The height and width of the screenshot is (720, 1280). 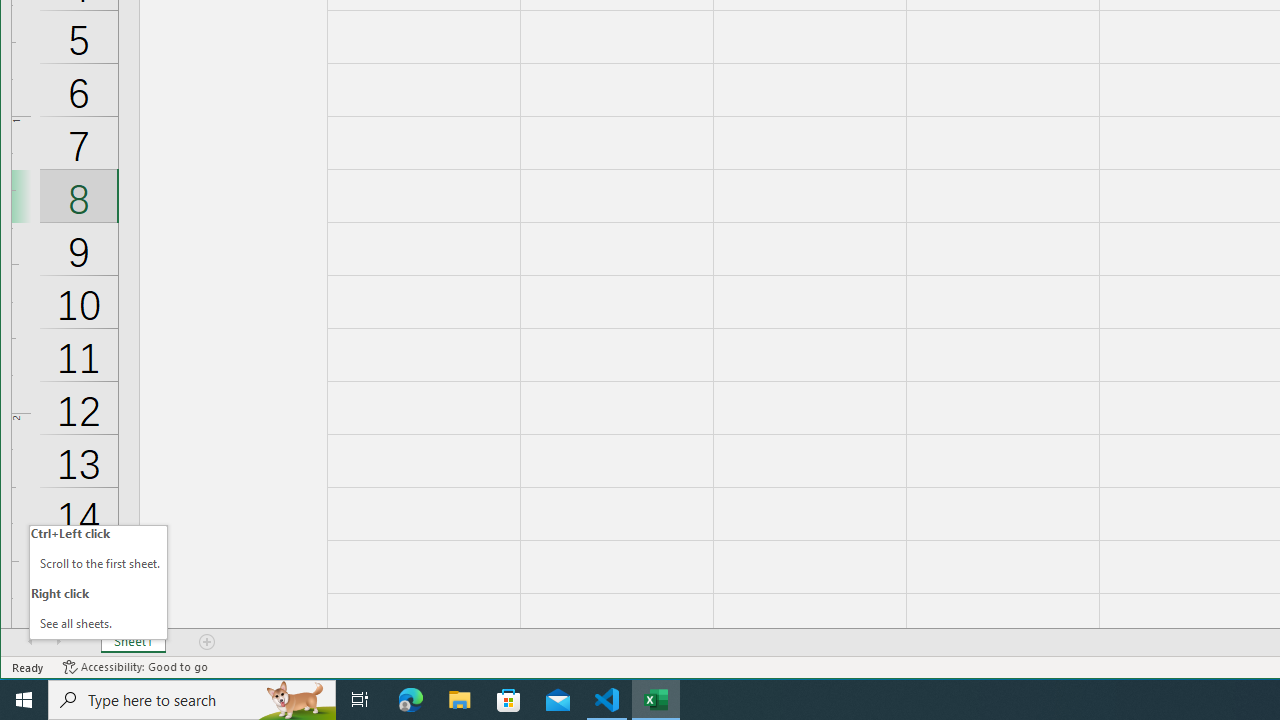 What do you see at coordinates (192, 698) in the screenshot?
I see `'Type here to search'` at bounding box center [192, 698].